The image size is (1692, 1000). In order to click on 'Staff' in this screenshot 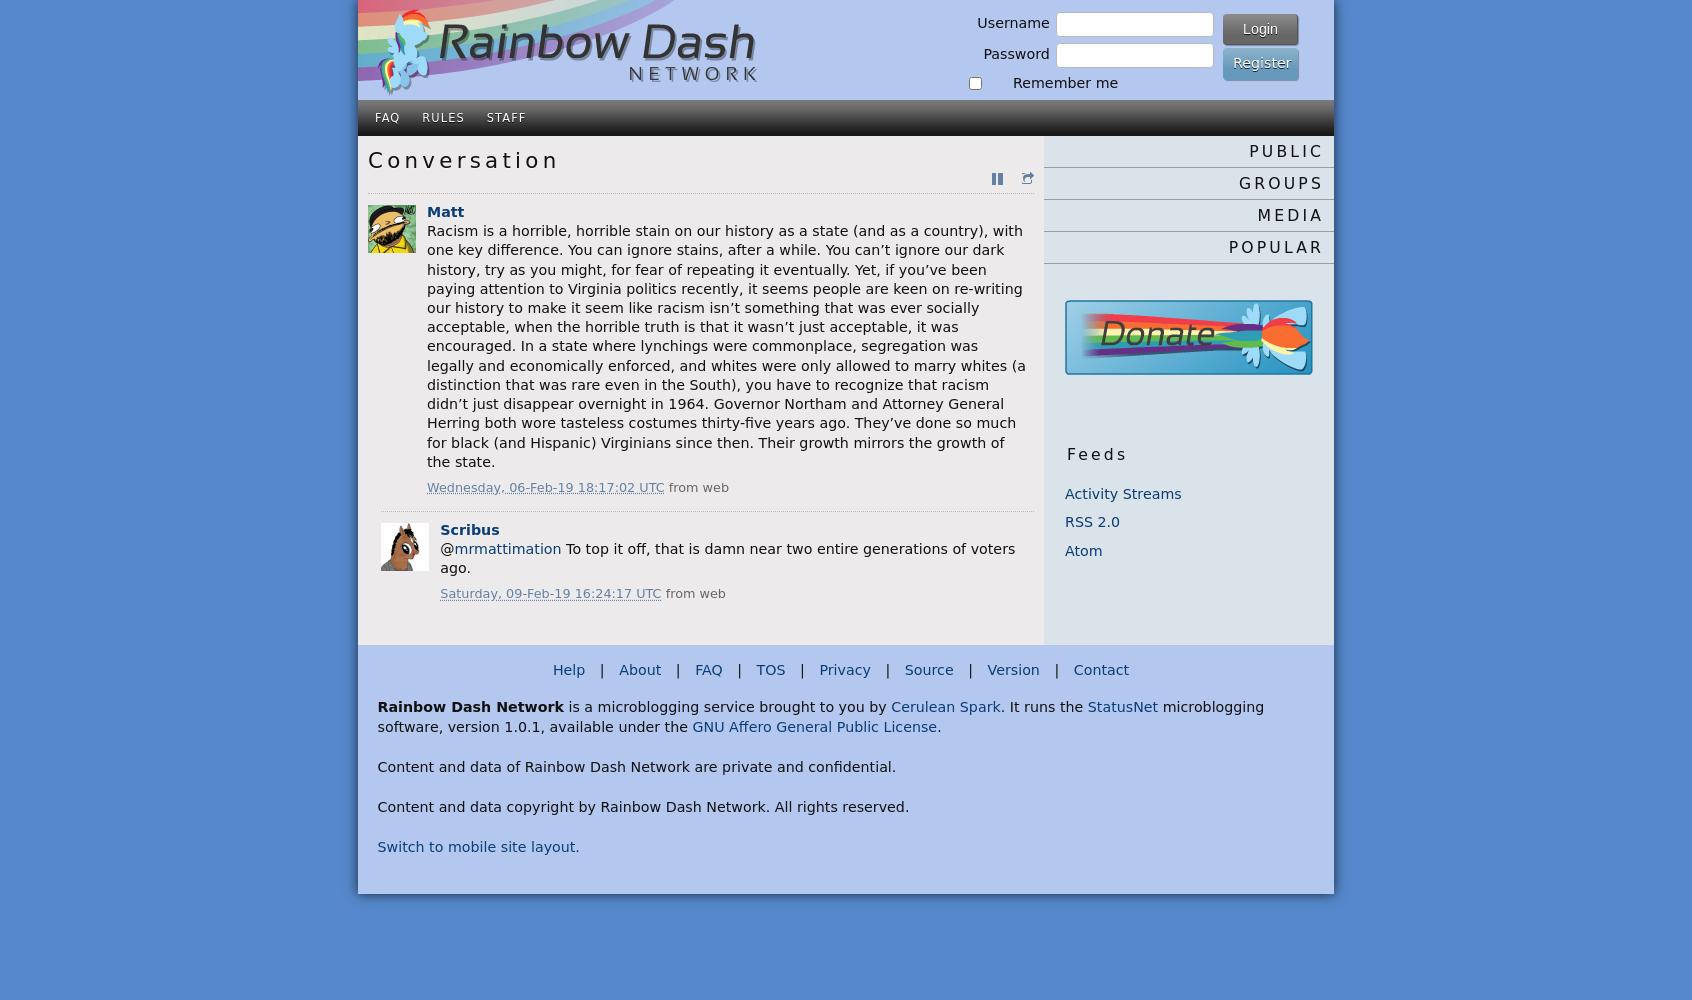, I will do `click(506, 117)`.